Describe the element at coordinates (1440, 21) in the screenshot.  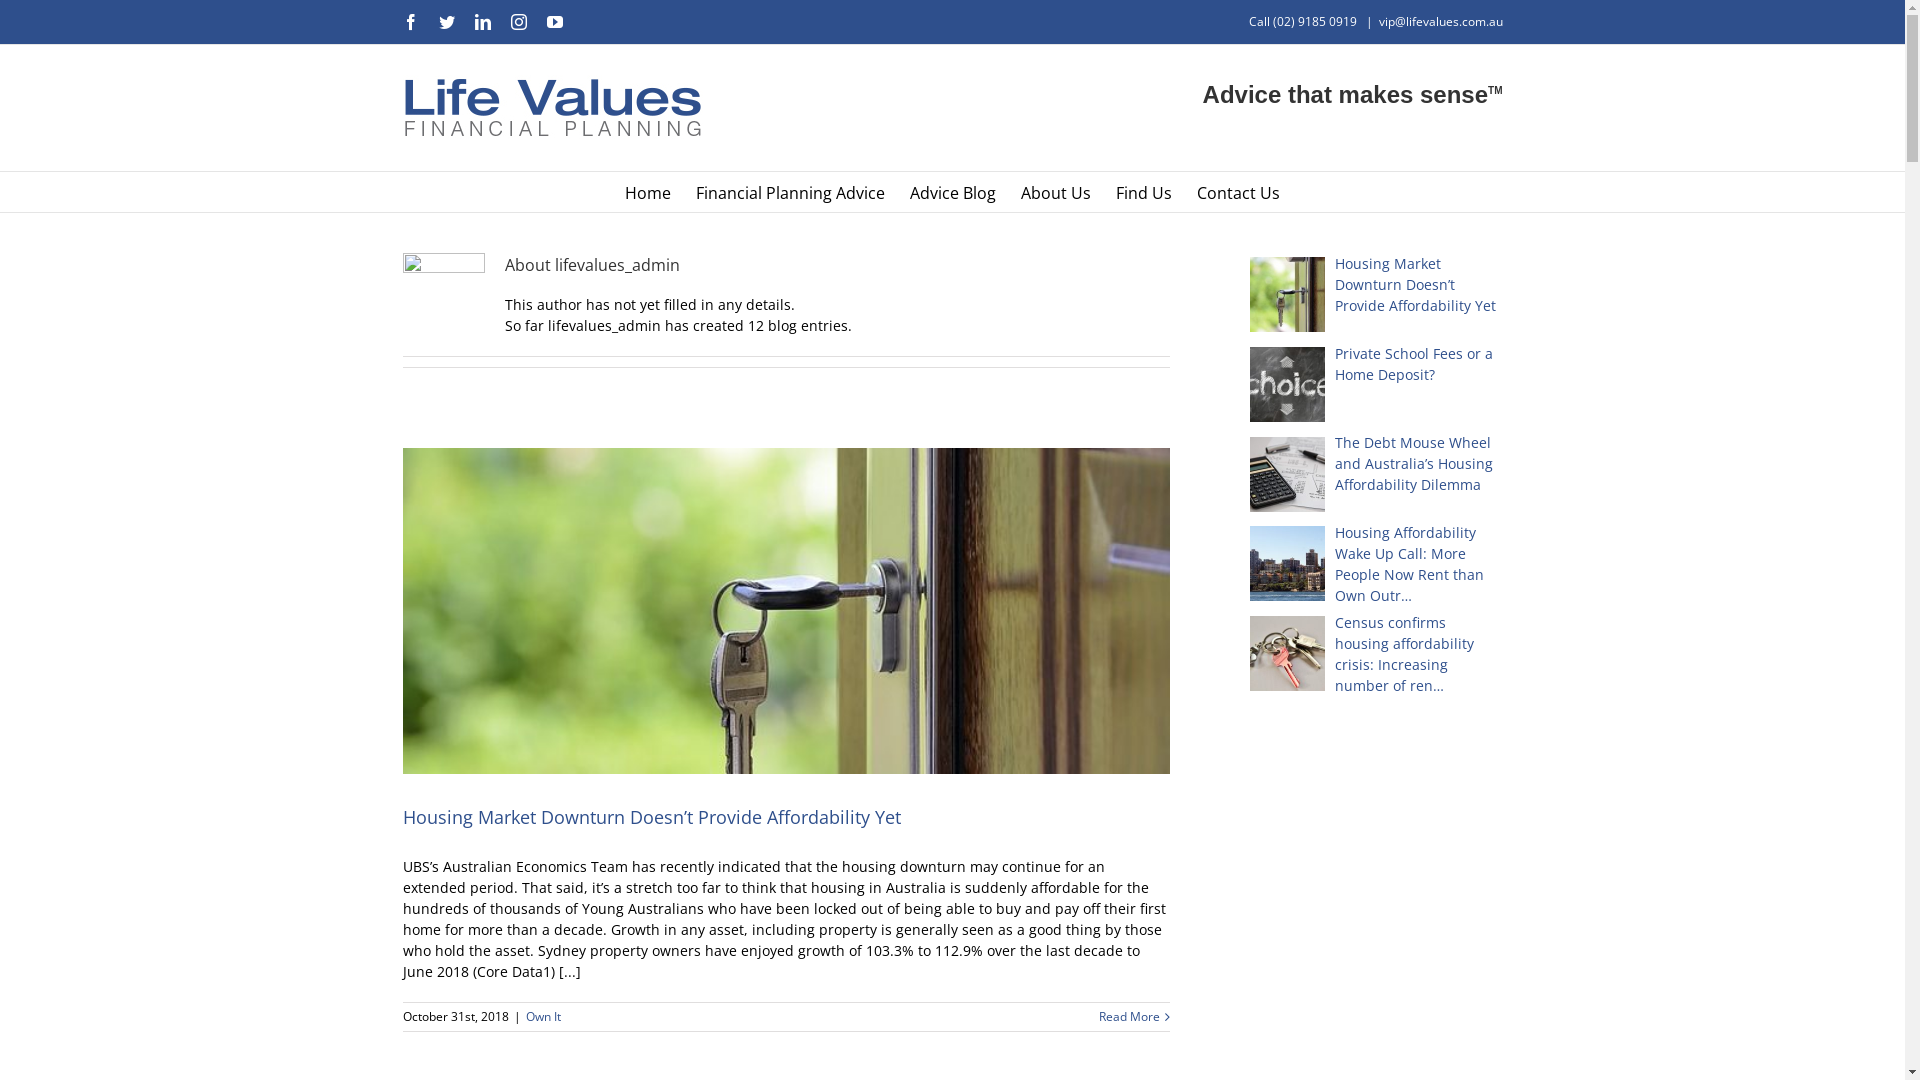
I see `'vip@lifevalues.com.au'` at that location.